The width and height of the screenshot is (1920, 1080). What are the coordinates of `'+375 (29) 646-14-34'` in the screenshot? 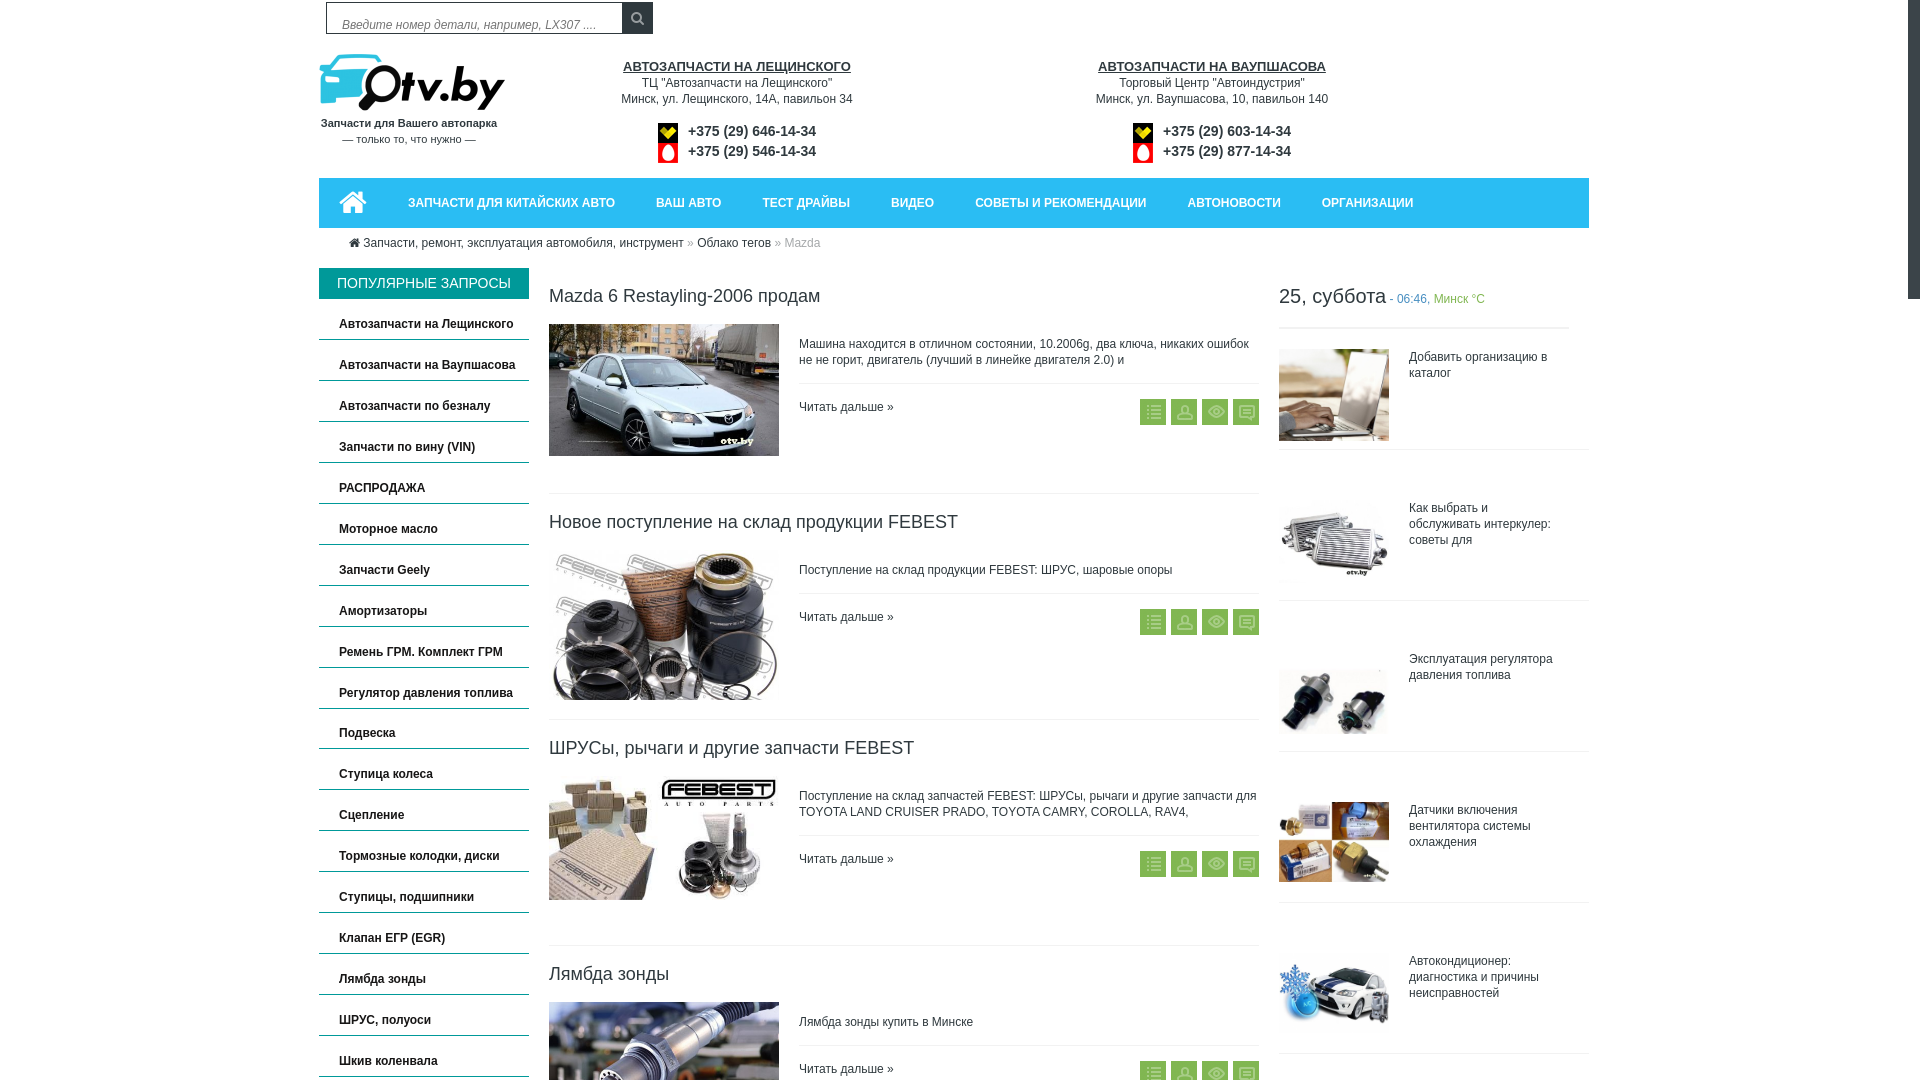 It's located at (751, 131).